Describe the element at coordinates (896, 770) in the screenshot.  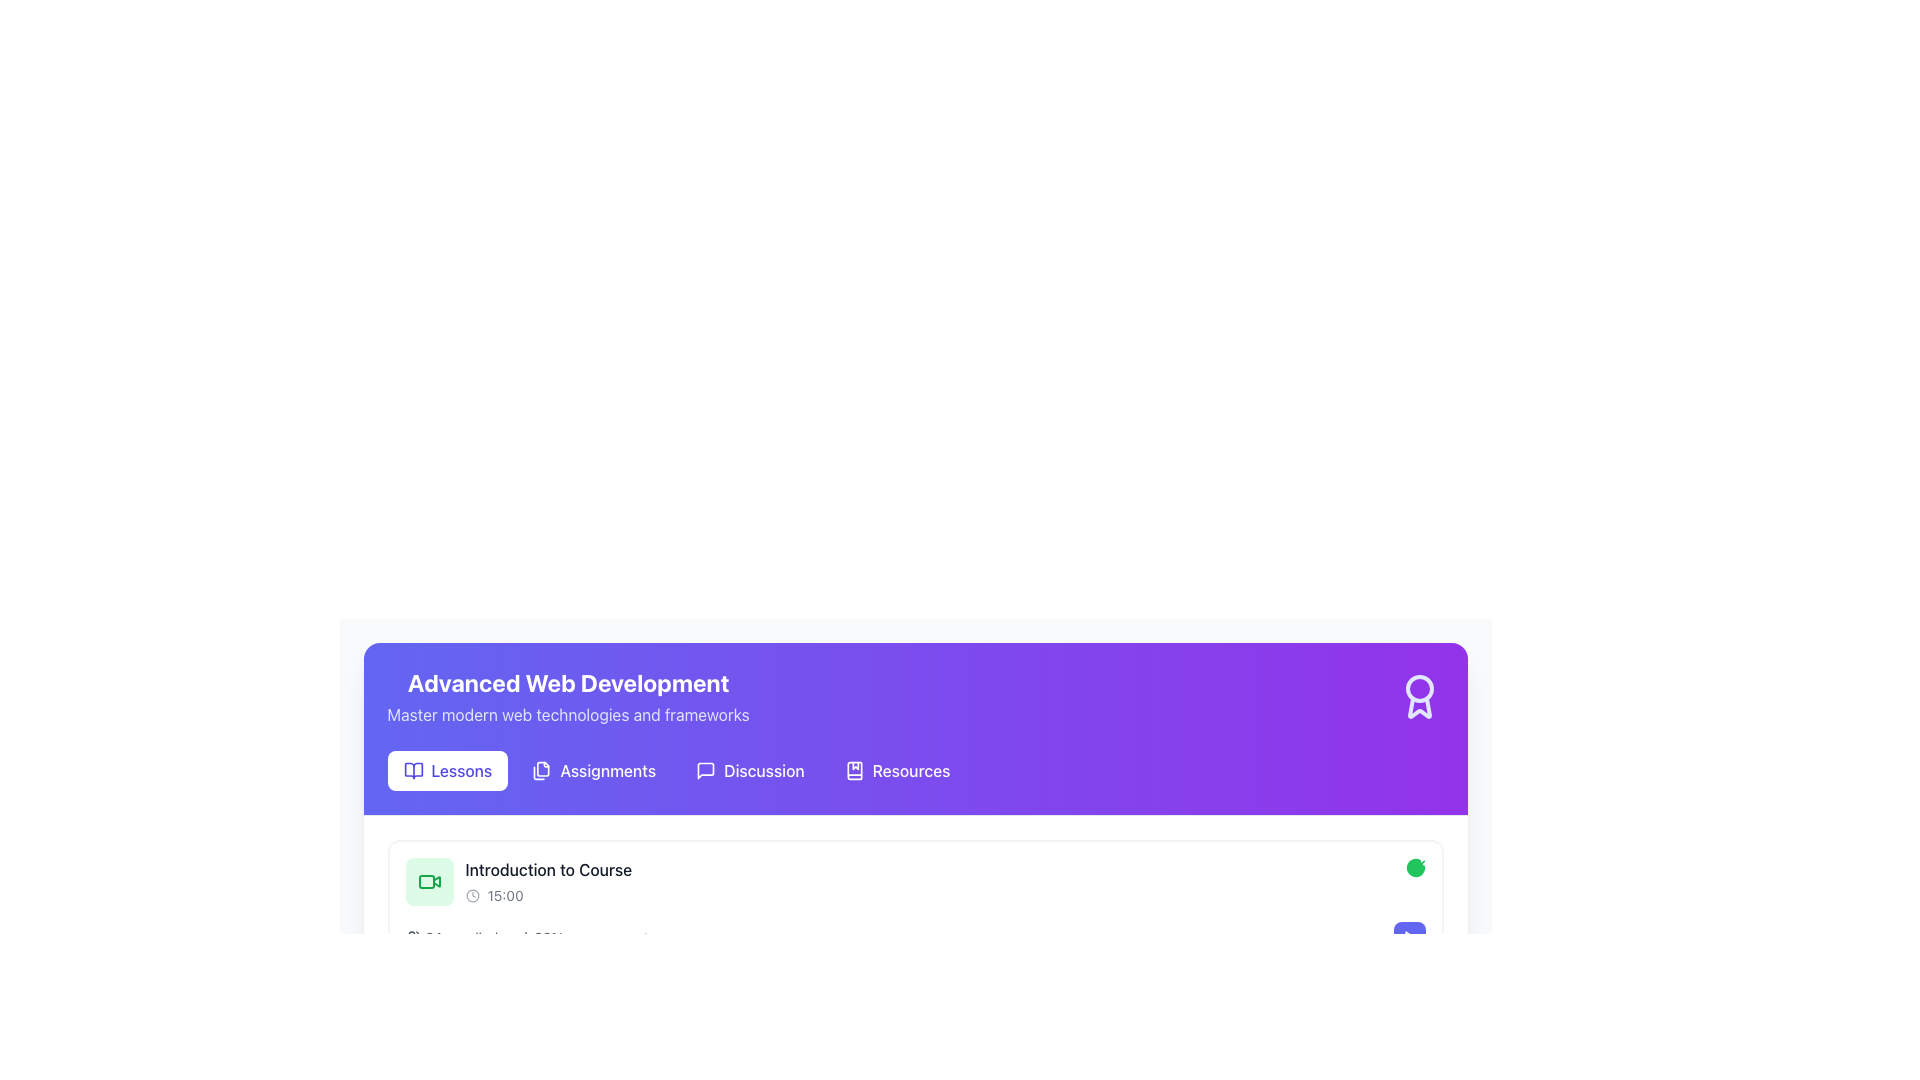
I see `the navigational button that leads to the 'Resources' section, positioned fourth in a horizontal row of menu items, to the right of 'Discussion'` at that location.